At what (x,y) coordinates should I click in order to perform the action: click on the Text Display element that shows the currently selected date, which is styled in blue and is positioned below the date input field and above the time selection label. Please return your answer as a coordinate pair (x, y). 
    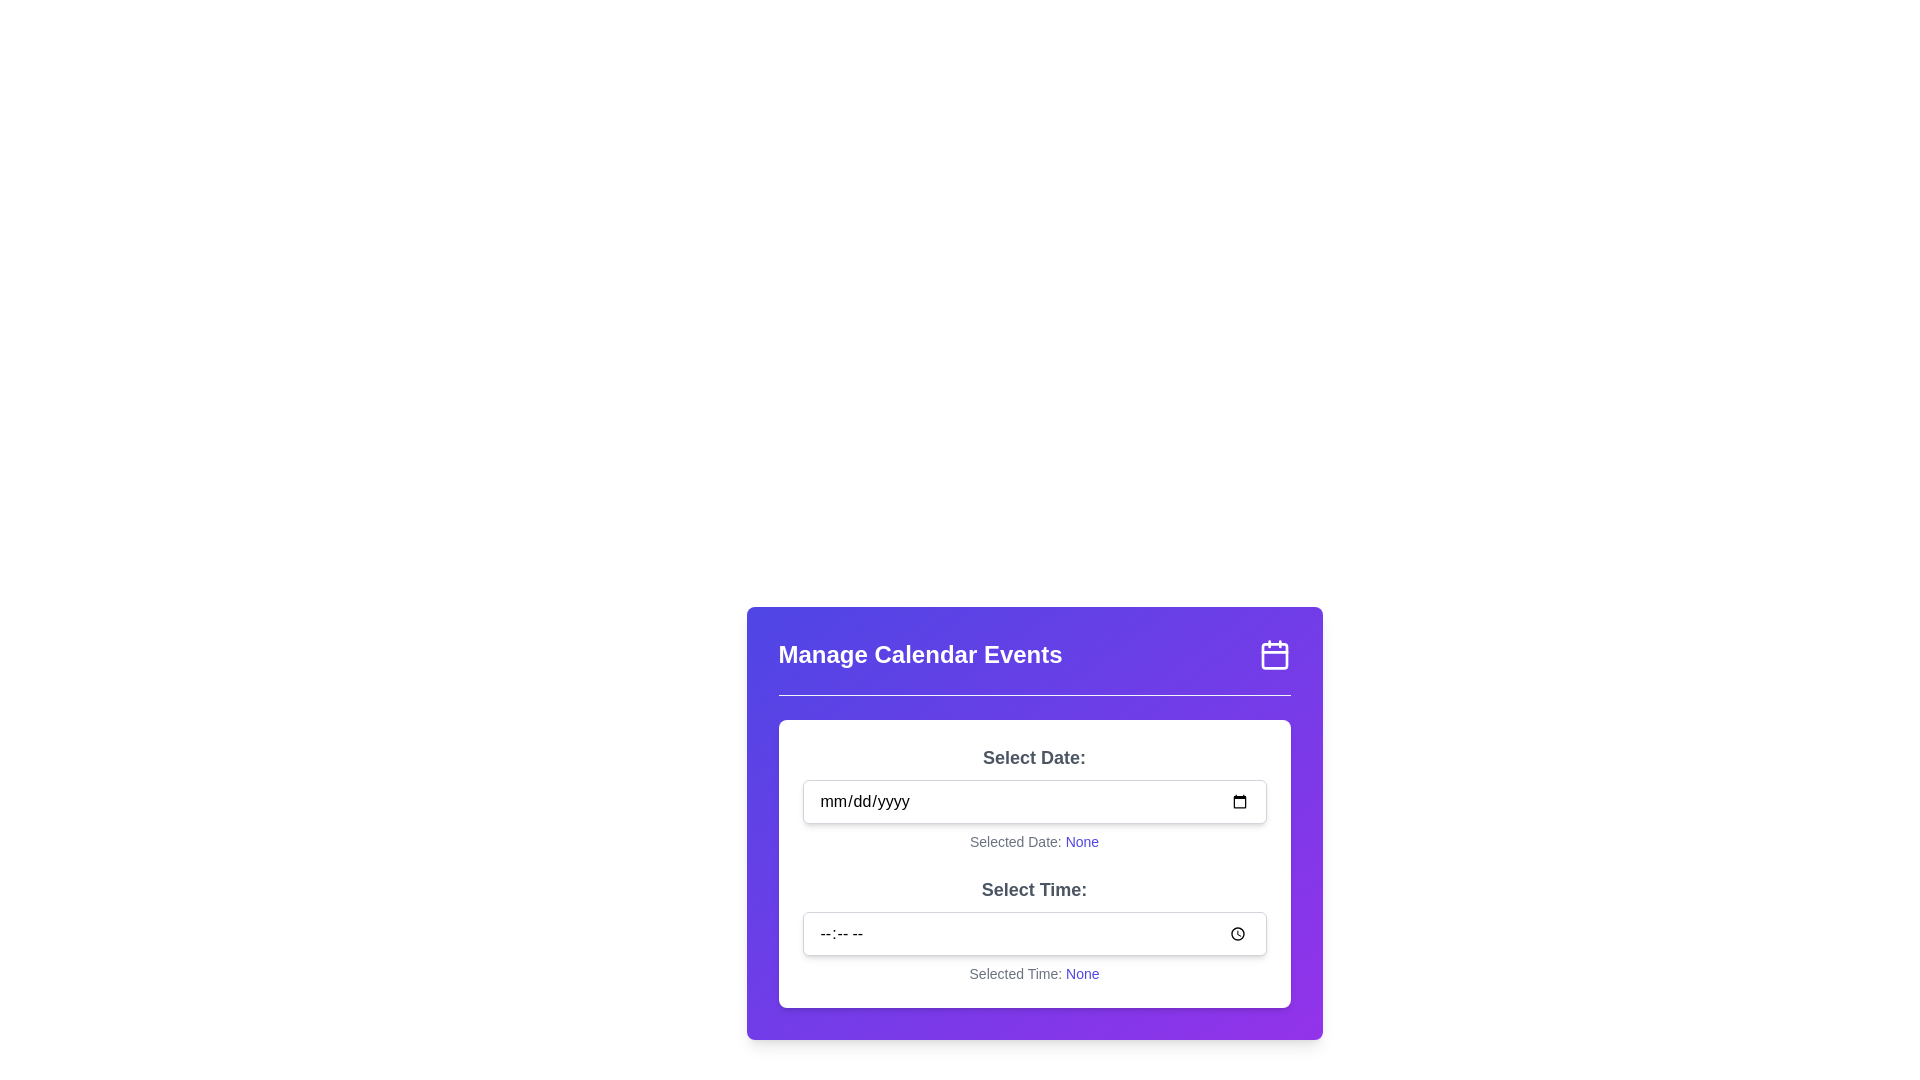
    Looking at the image, I should click on (1034, 841).